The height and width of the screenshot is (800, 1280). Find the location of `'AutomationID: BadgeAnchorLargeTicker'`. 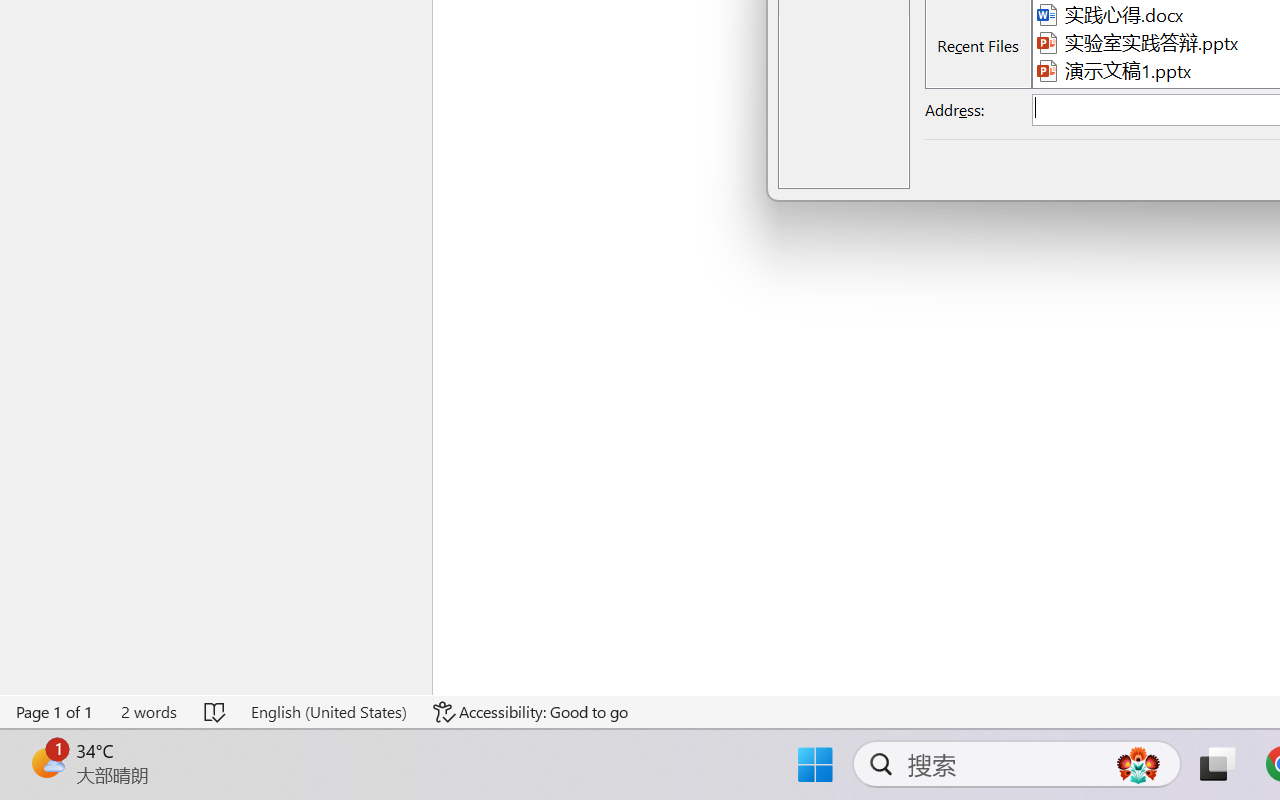

'AutomationID: BadgeAnchorLargeTicker' is located at coordinates (46, 762).